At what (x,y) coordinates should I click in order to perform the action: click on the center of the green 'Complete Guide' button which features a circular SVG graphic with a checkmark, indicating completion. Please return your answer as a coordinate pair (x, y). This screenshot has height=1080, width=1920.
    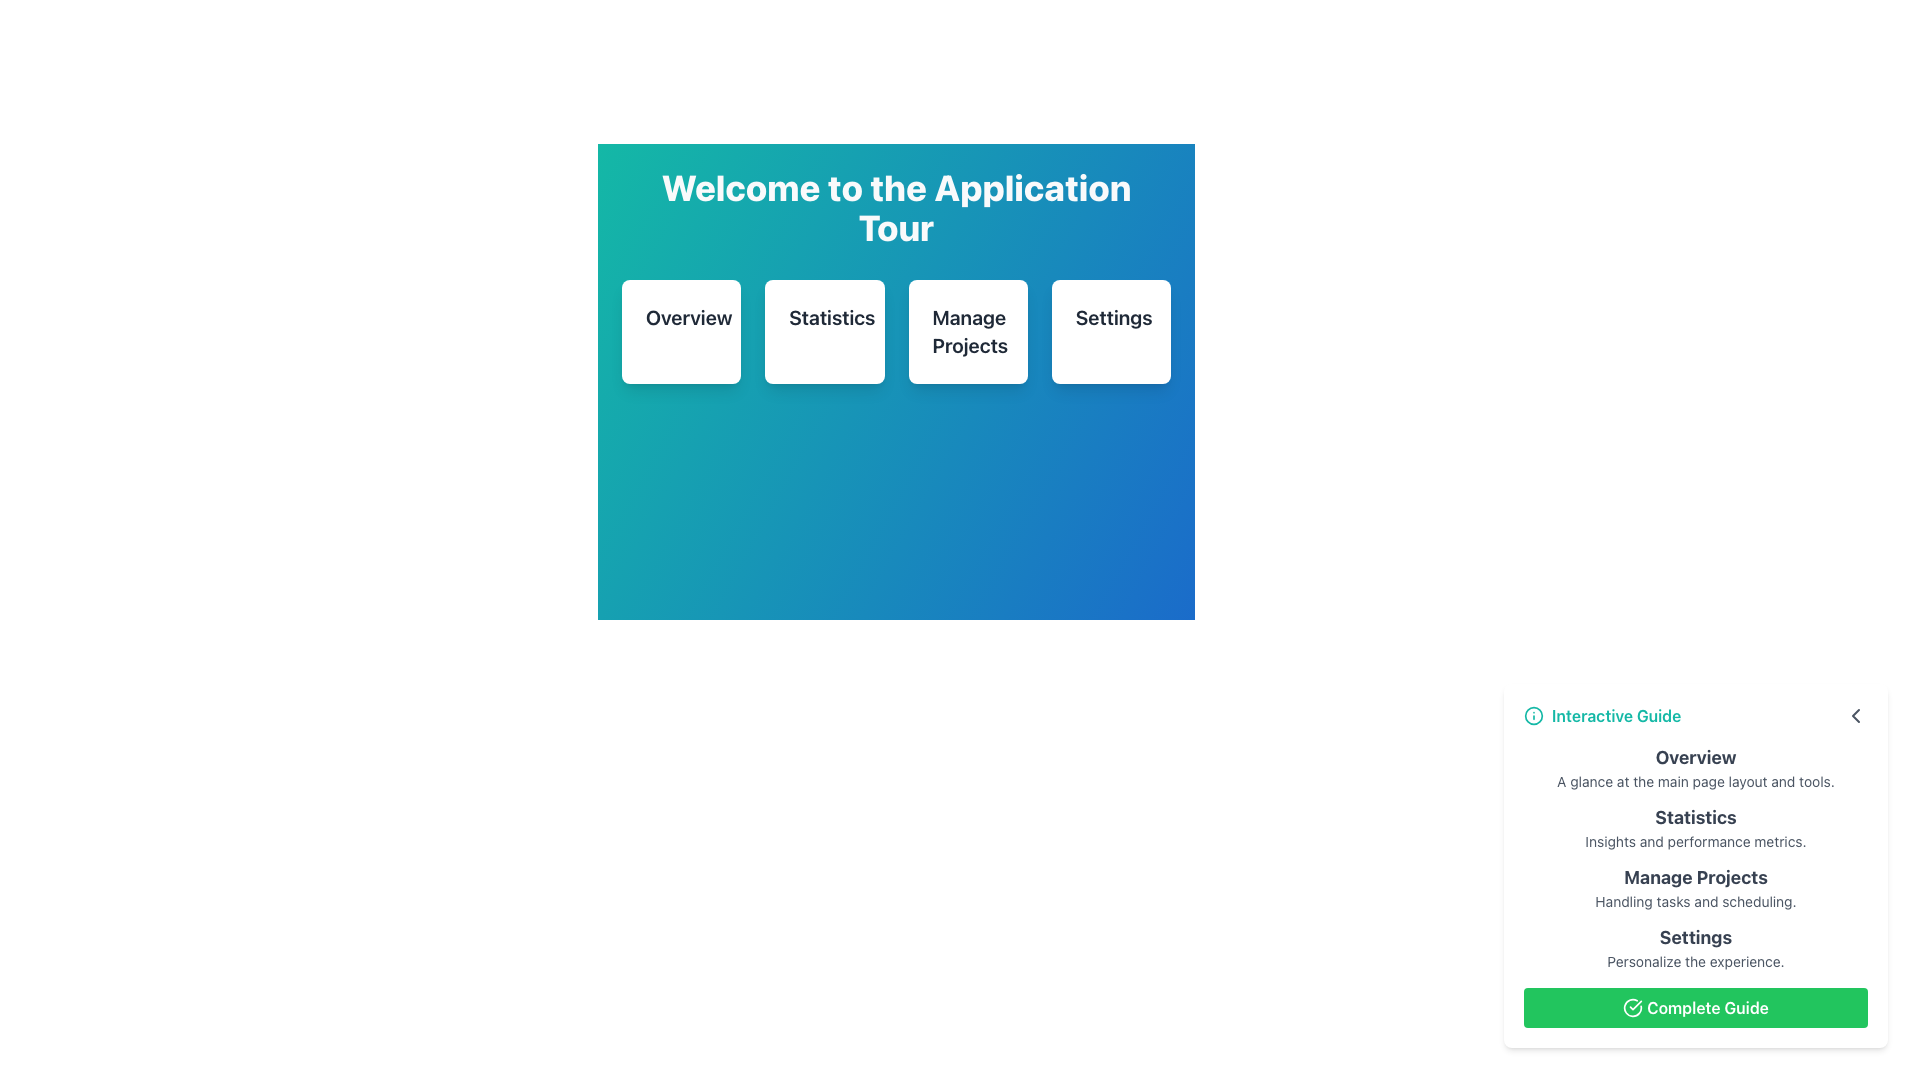
    Looking at the image, I should click on (1633, 1007).